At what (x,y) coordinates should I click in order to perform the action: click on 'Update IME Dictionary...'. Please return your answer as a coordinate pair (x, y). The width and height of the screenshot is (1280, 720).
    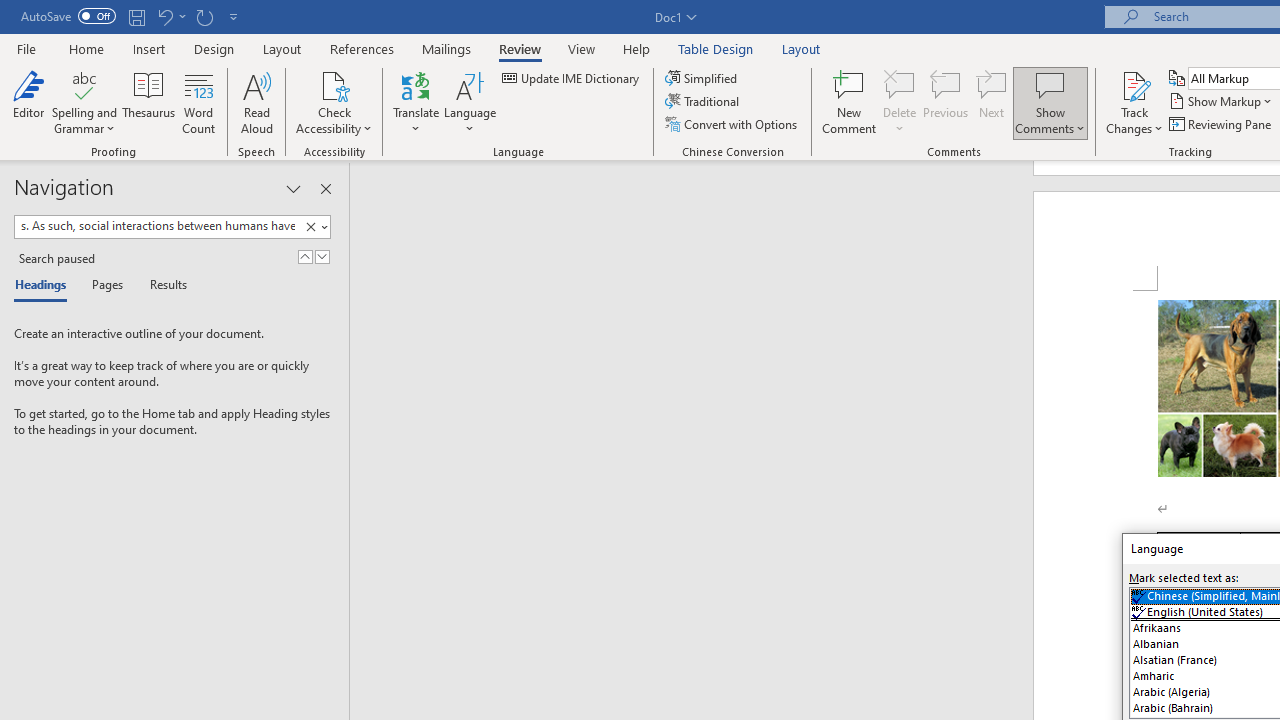
    Looking at the image, I should click on (571, 77).